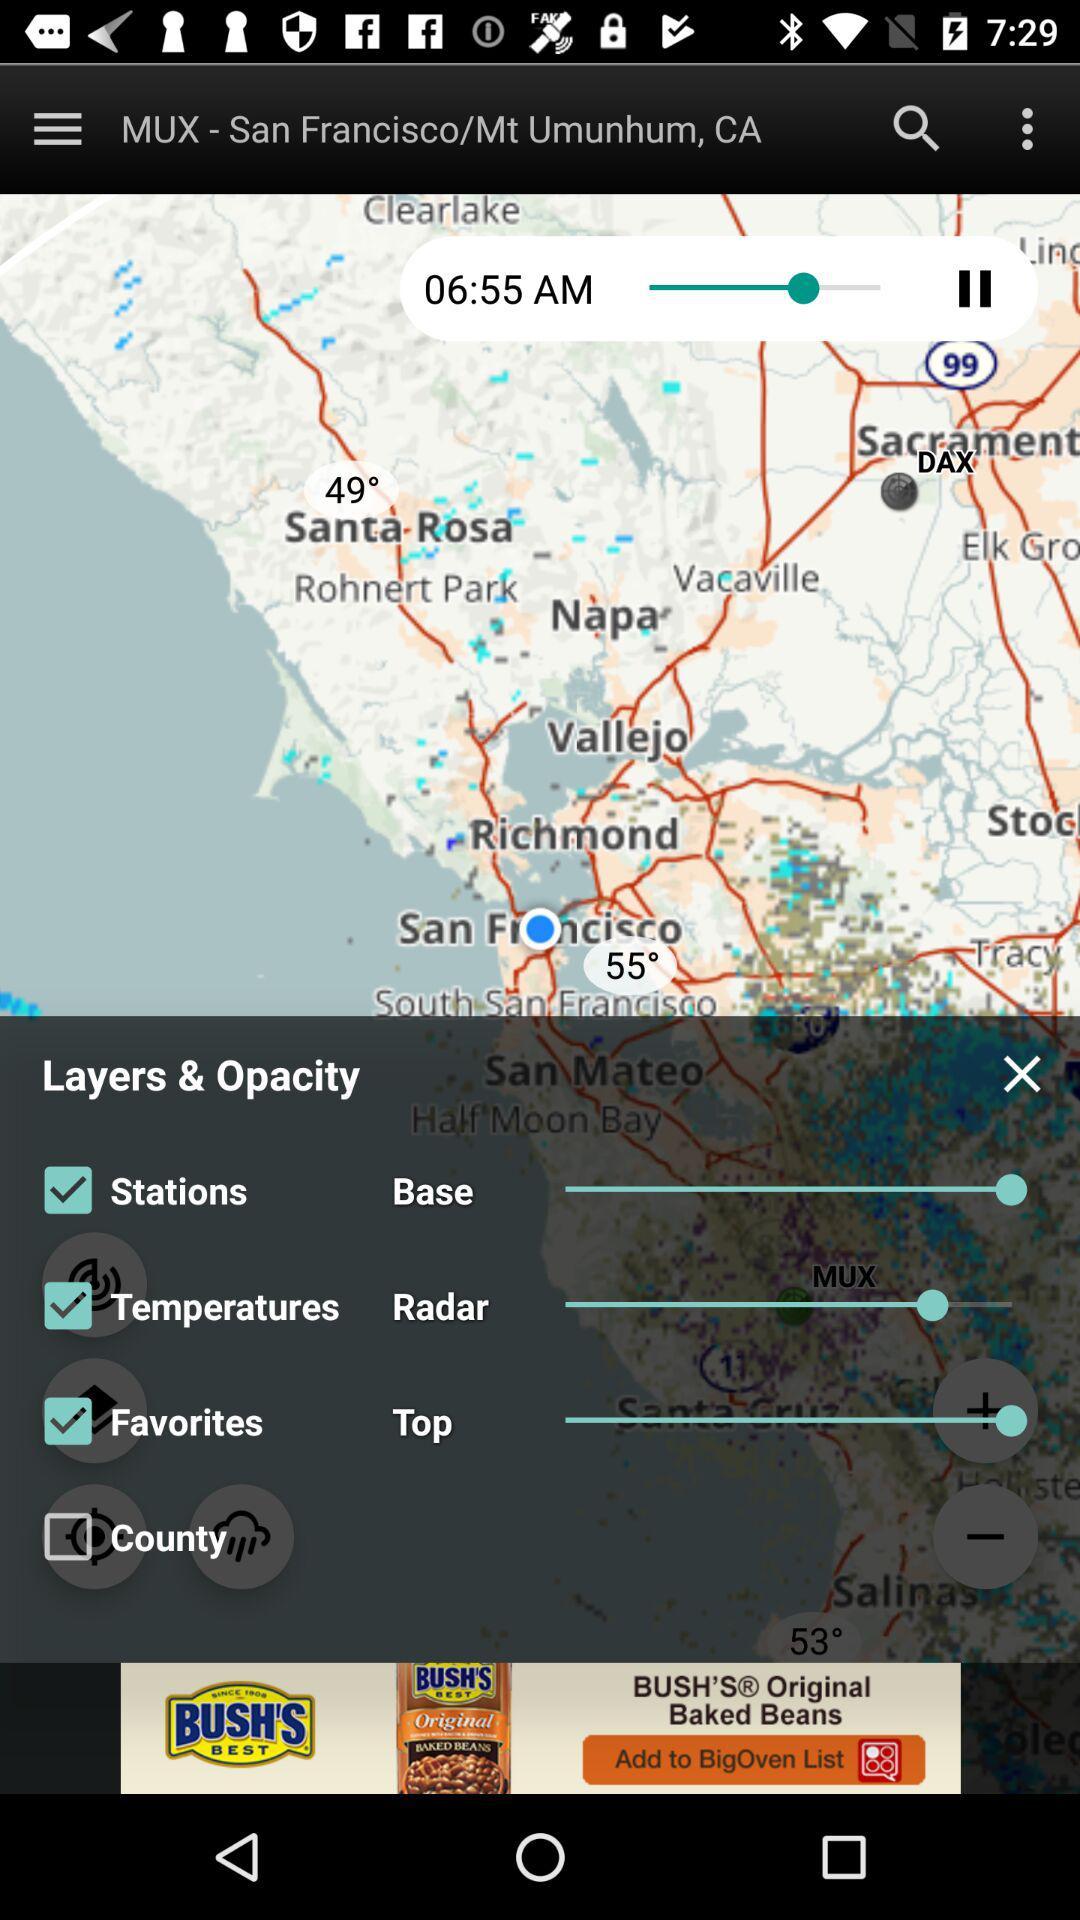 The image size is (1080, 1920). I want to click on the close icon, so click(1022, 1073).